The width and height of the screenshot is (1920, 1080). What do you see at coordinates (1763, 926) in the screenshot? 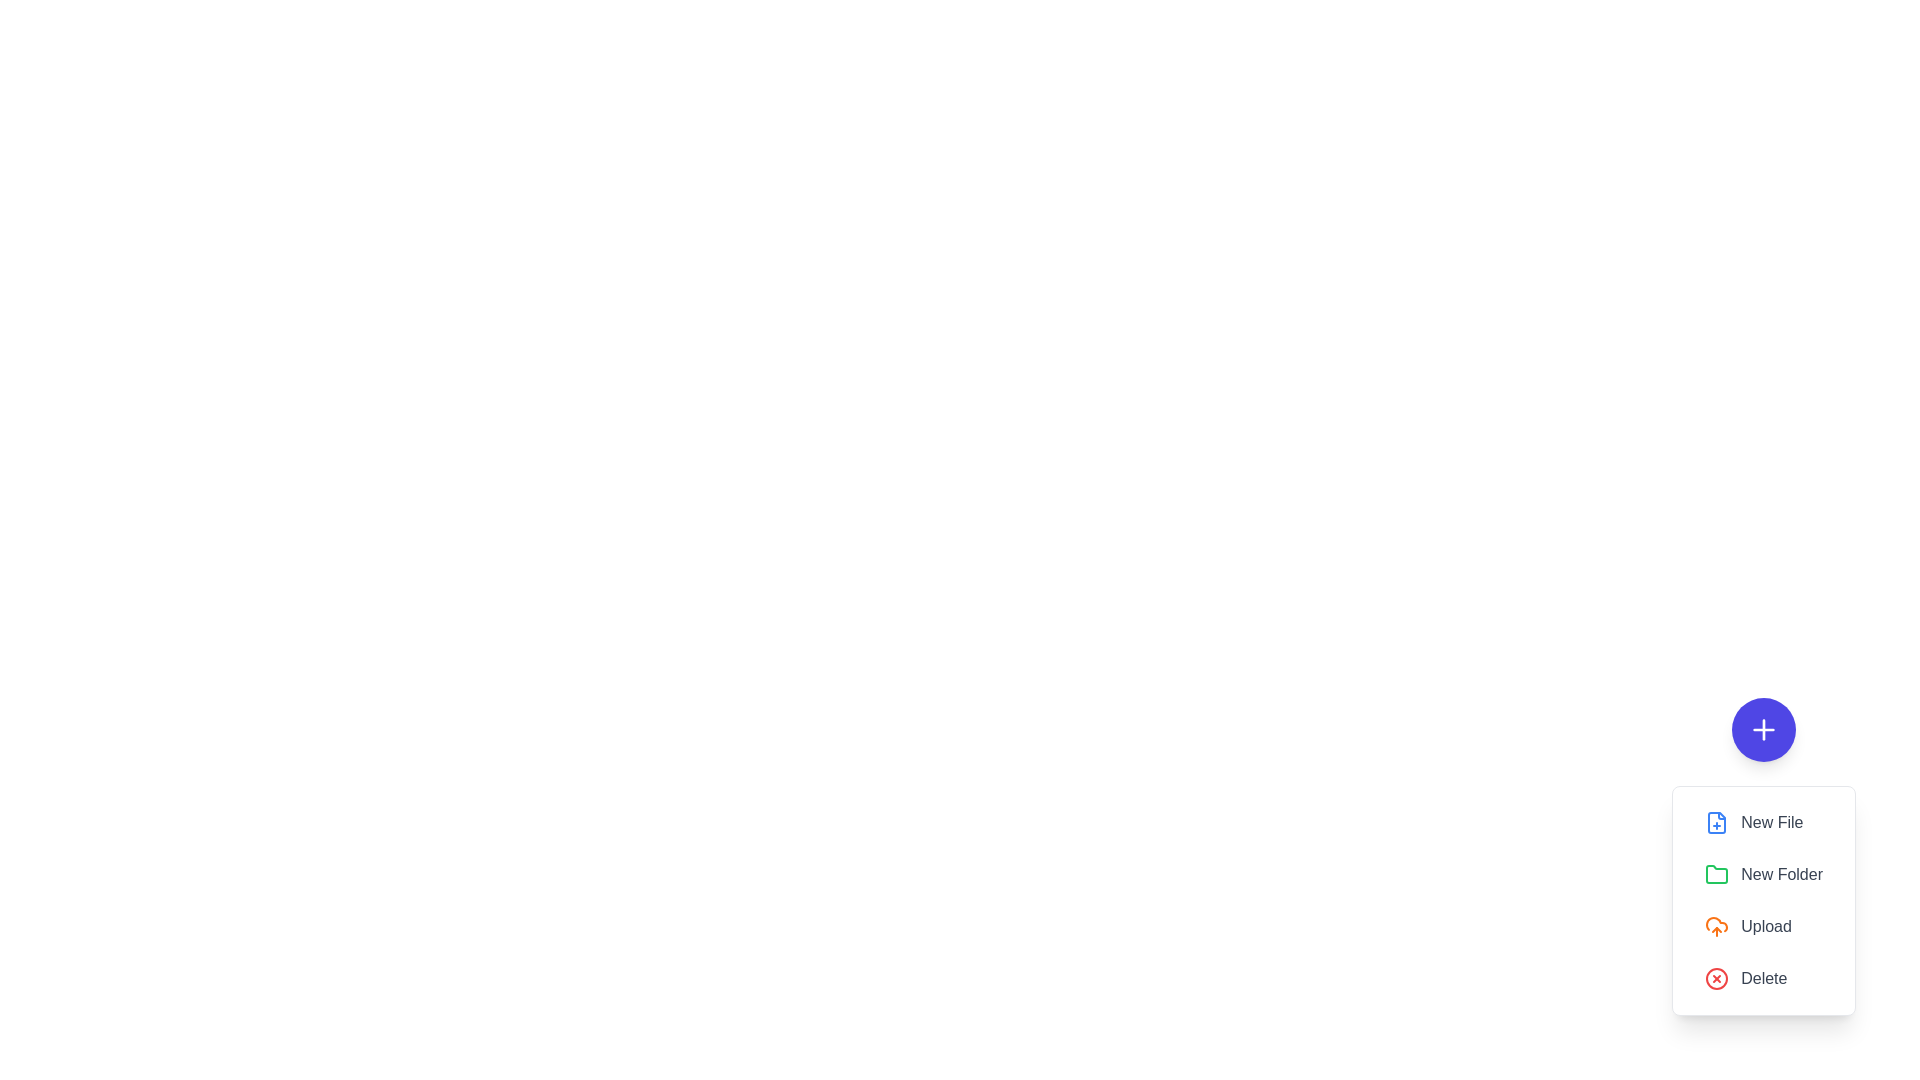
I see `the 'Upload' button in the speed dial menu` at bounding box center [1763, 926].